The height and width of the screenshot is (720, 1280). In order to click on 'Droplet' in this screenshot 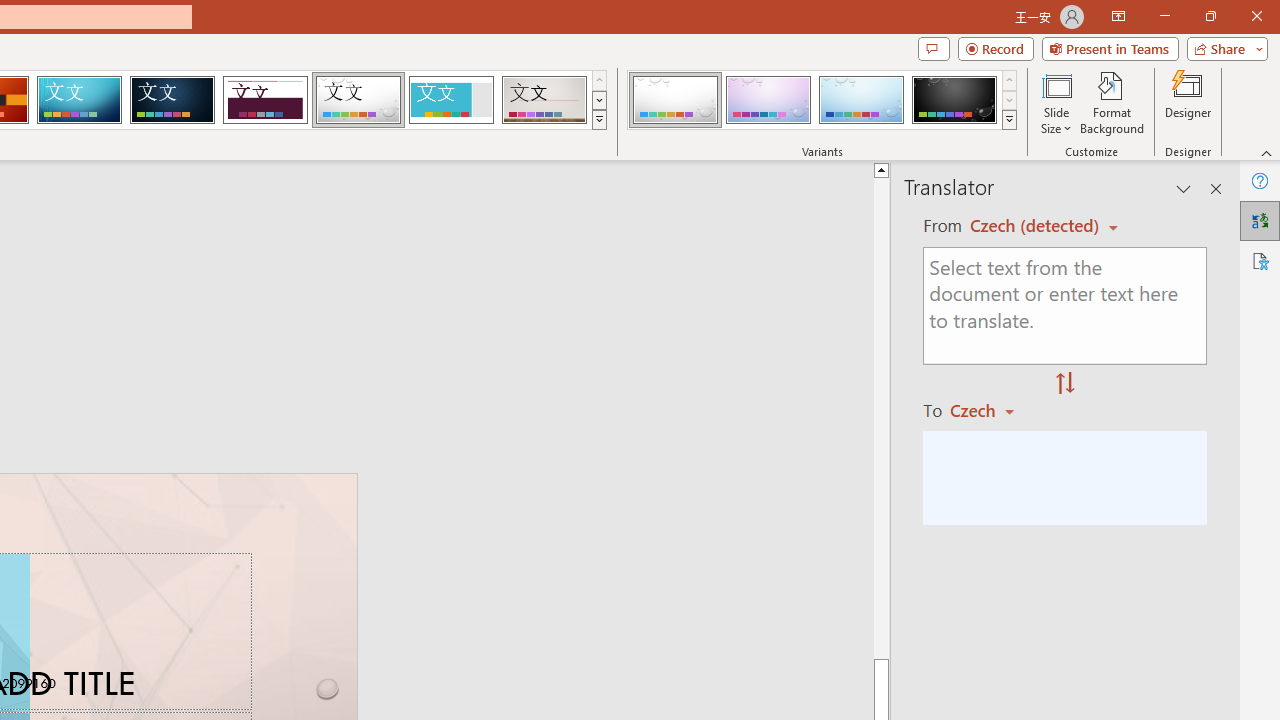, I will do `click(358, 100)`.